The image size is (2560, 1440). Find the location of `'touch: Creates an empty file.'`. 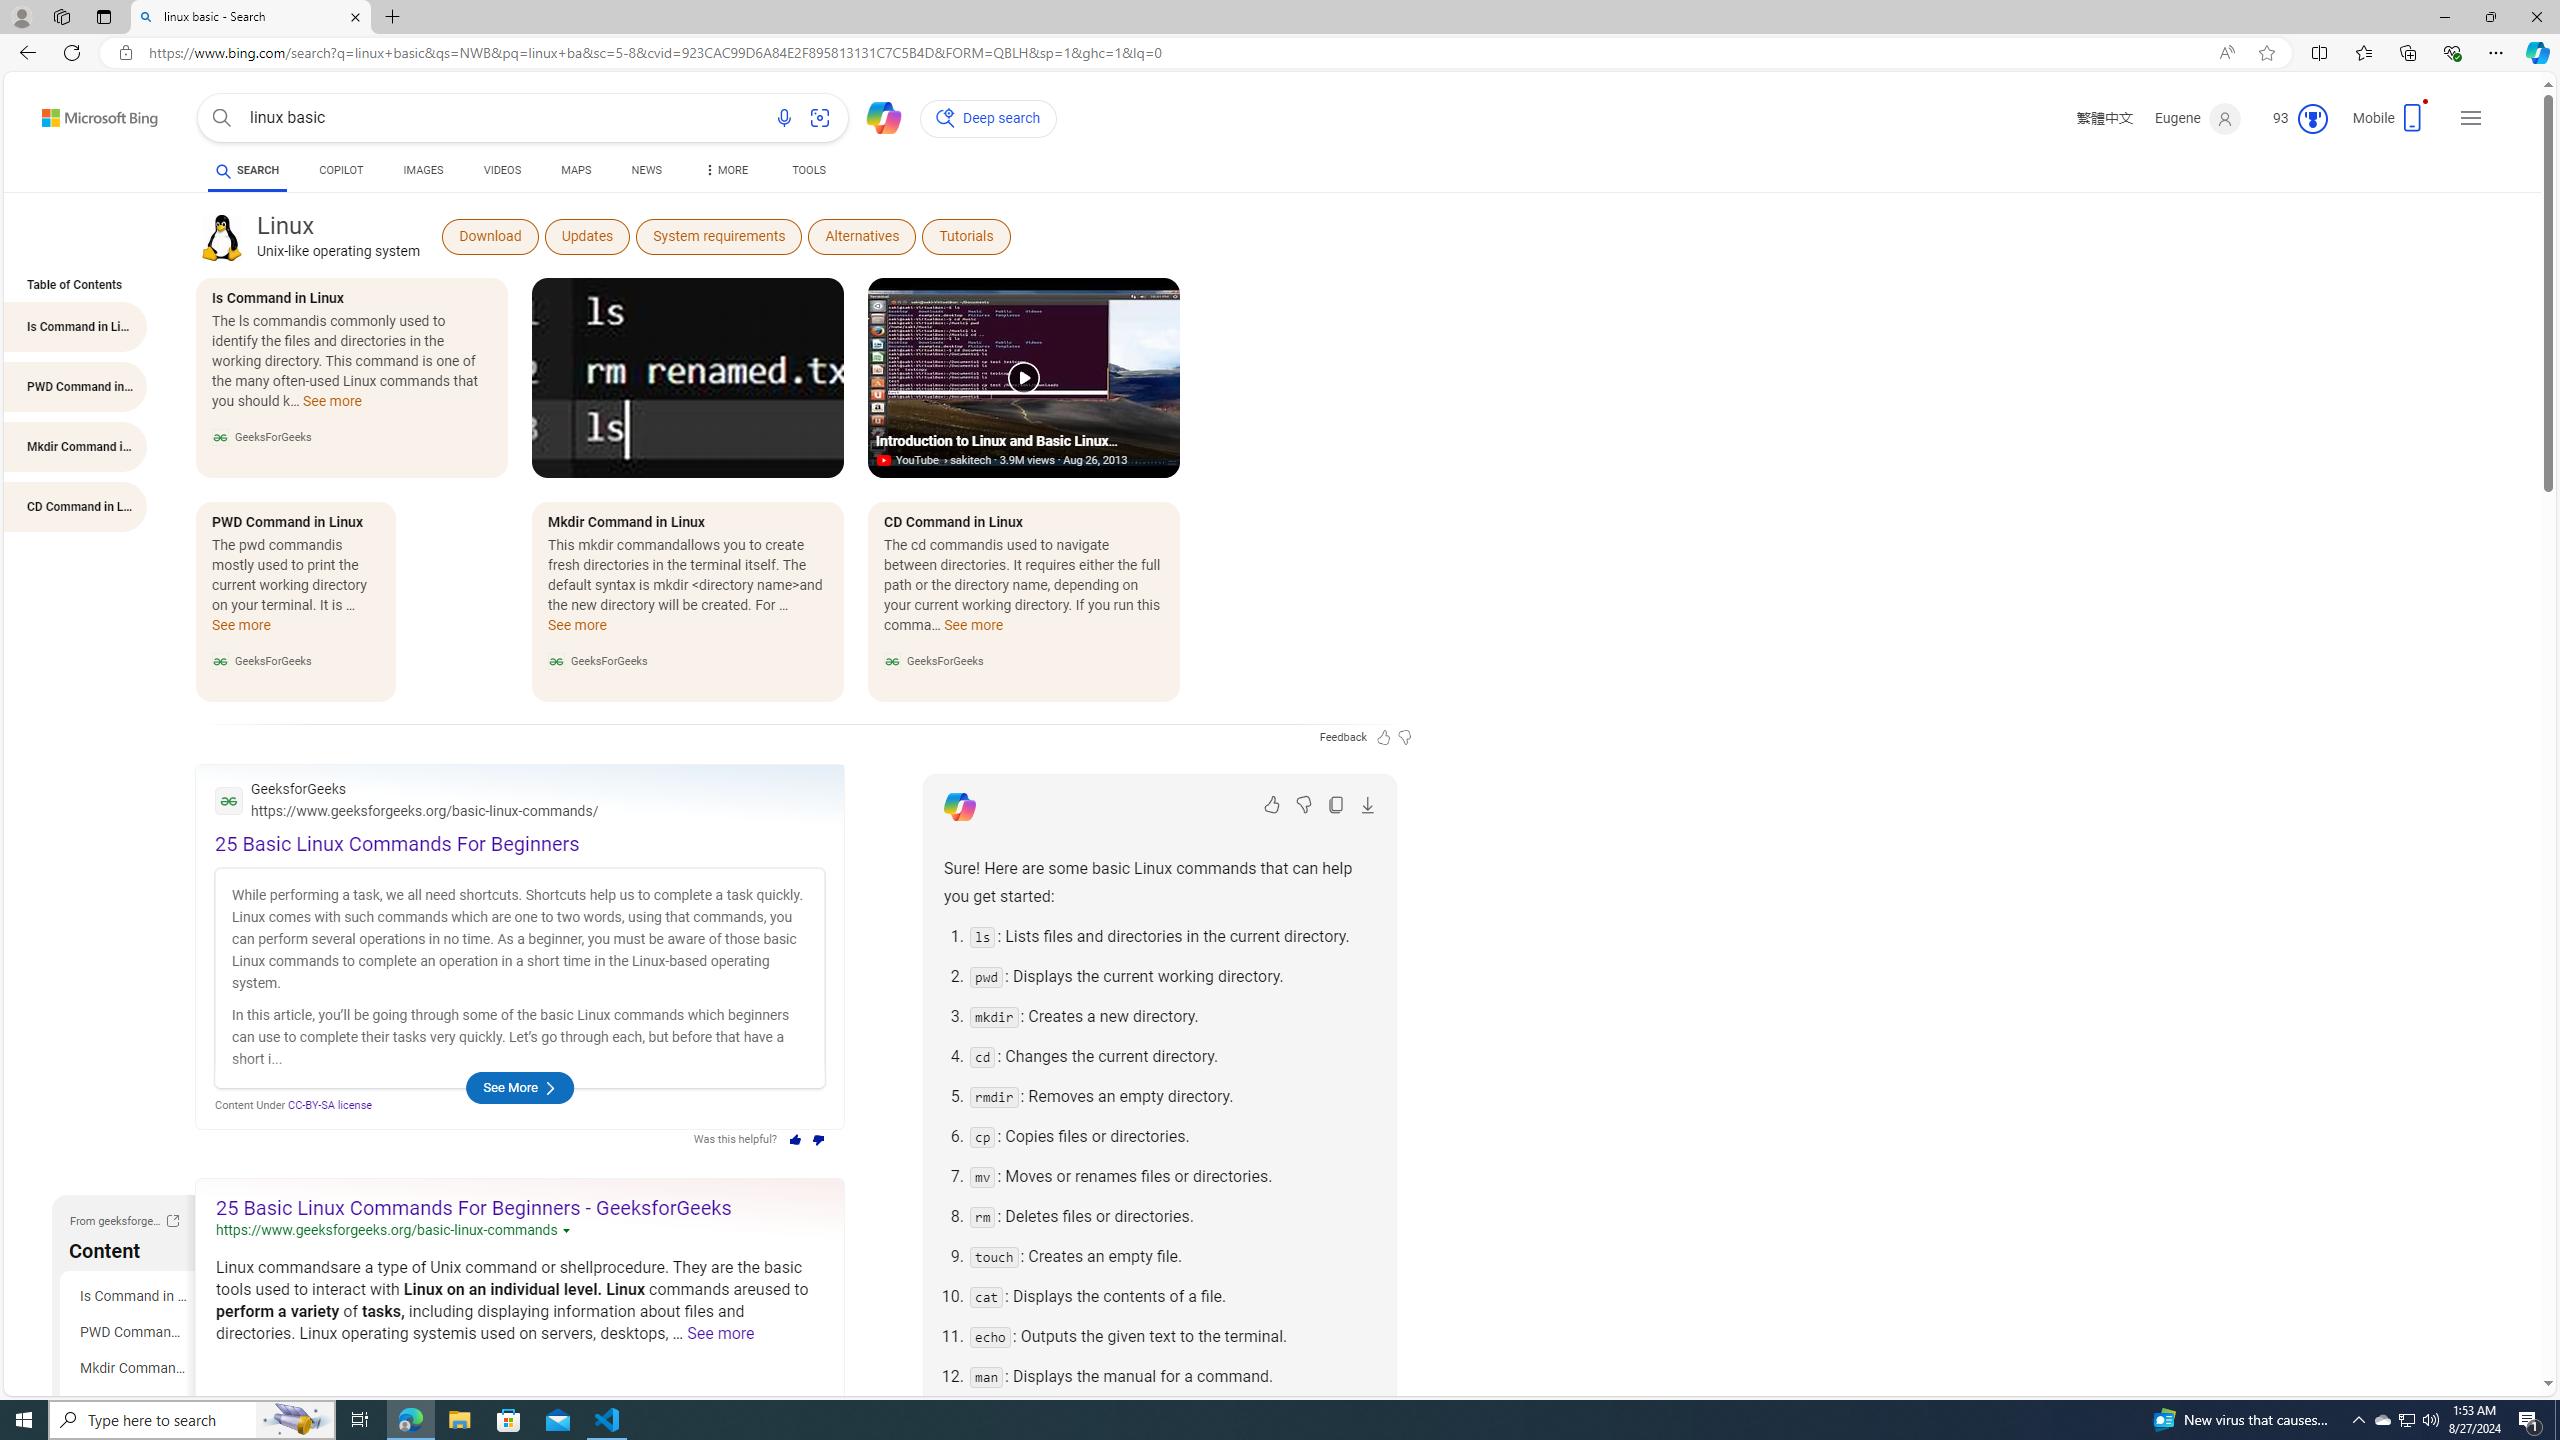

'touch: Creates an empty file.' is located at coordinates (1171, 1256).